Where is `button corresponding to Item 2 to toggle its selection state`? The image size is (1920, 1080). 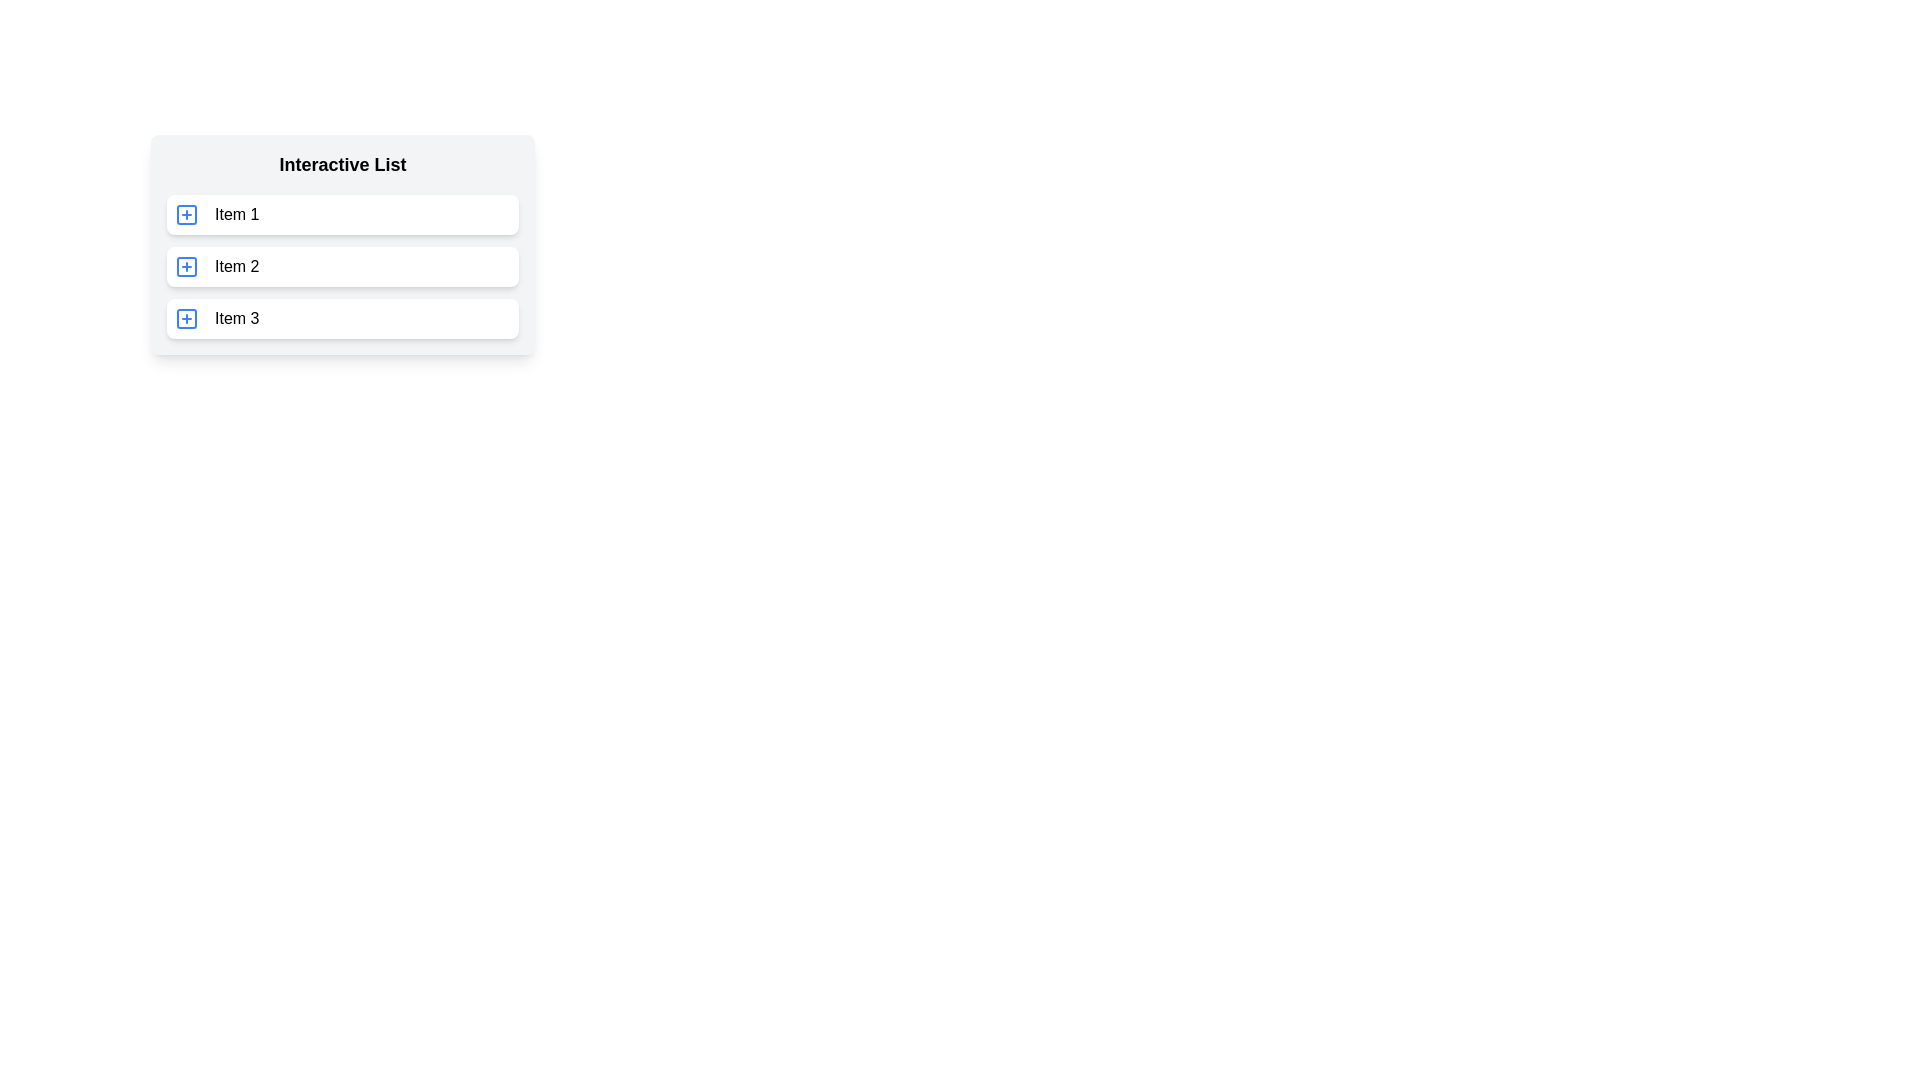 button corresponding to Item 2 to toggle its selection state is located at coordinates (187, 265).